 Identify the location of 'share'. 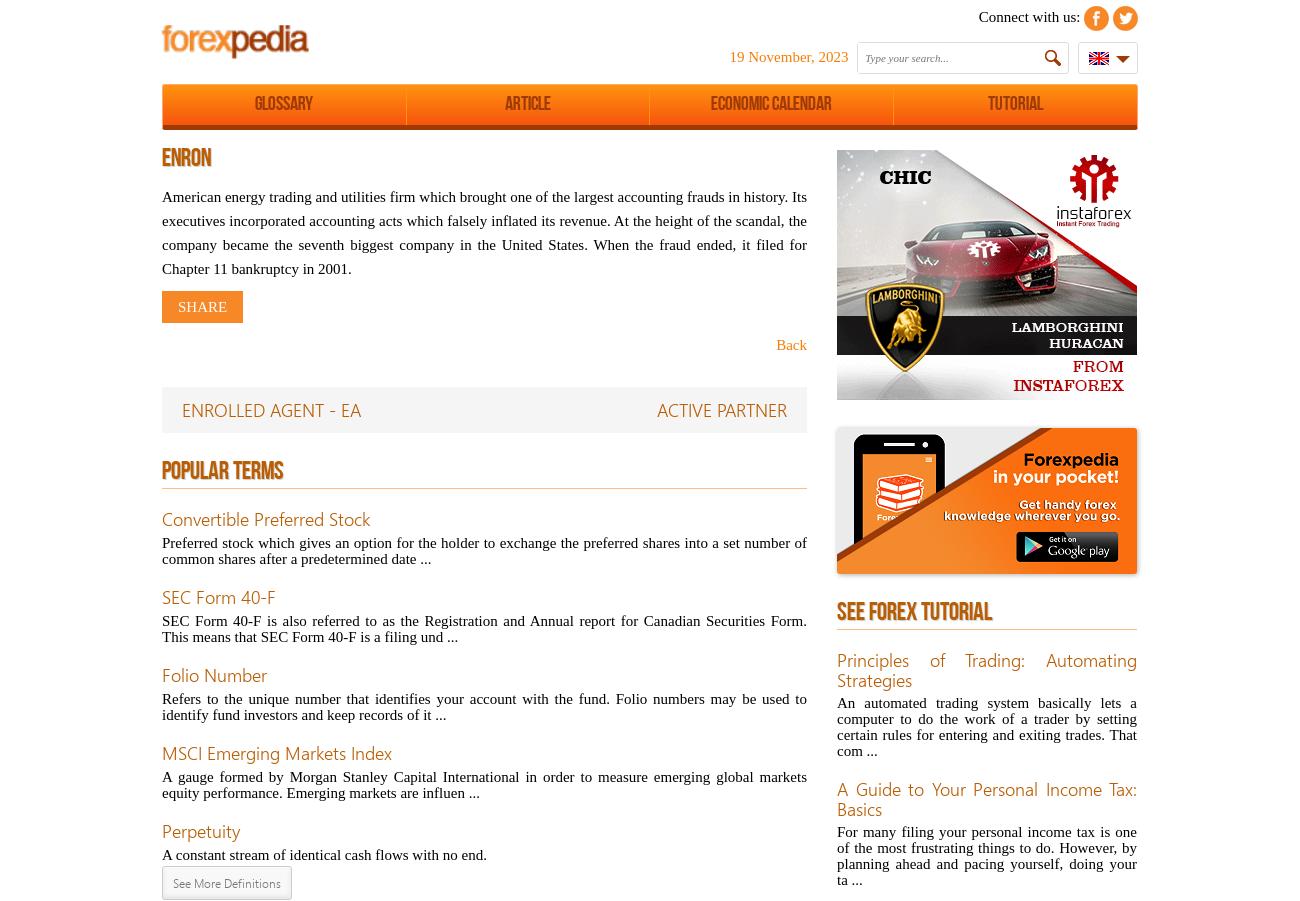
(177, 306).